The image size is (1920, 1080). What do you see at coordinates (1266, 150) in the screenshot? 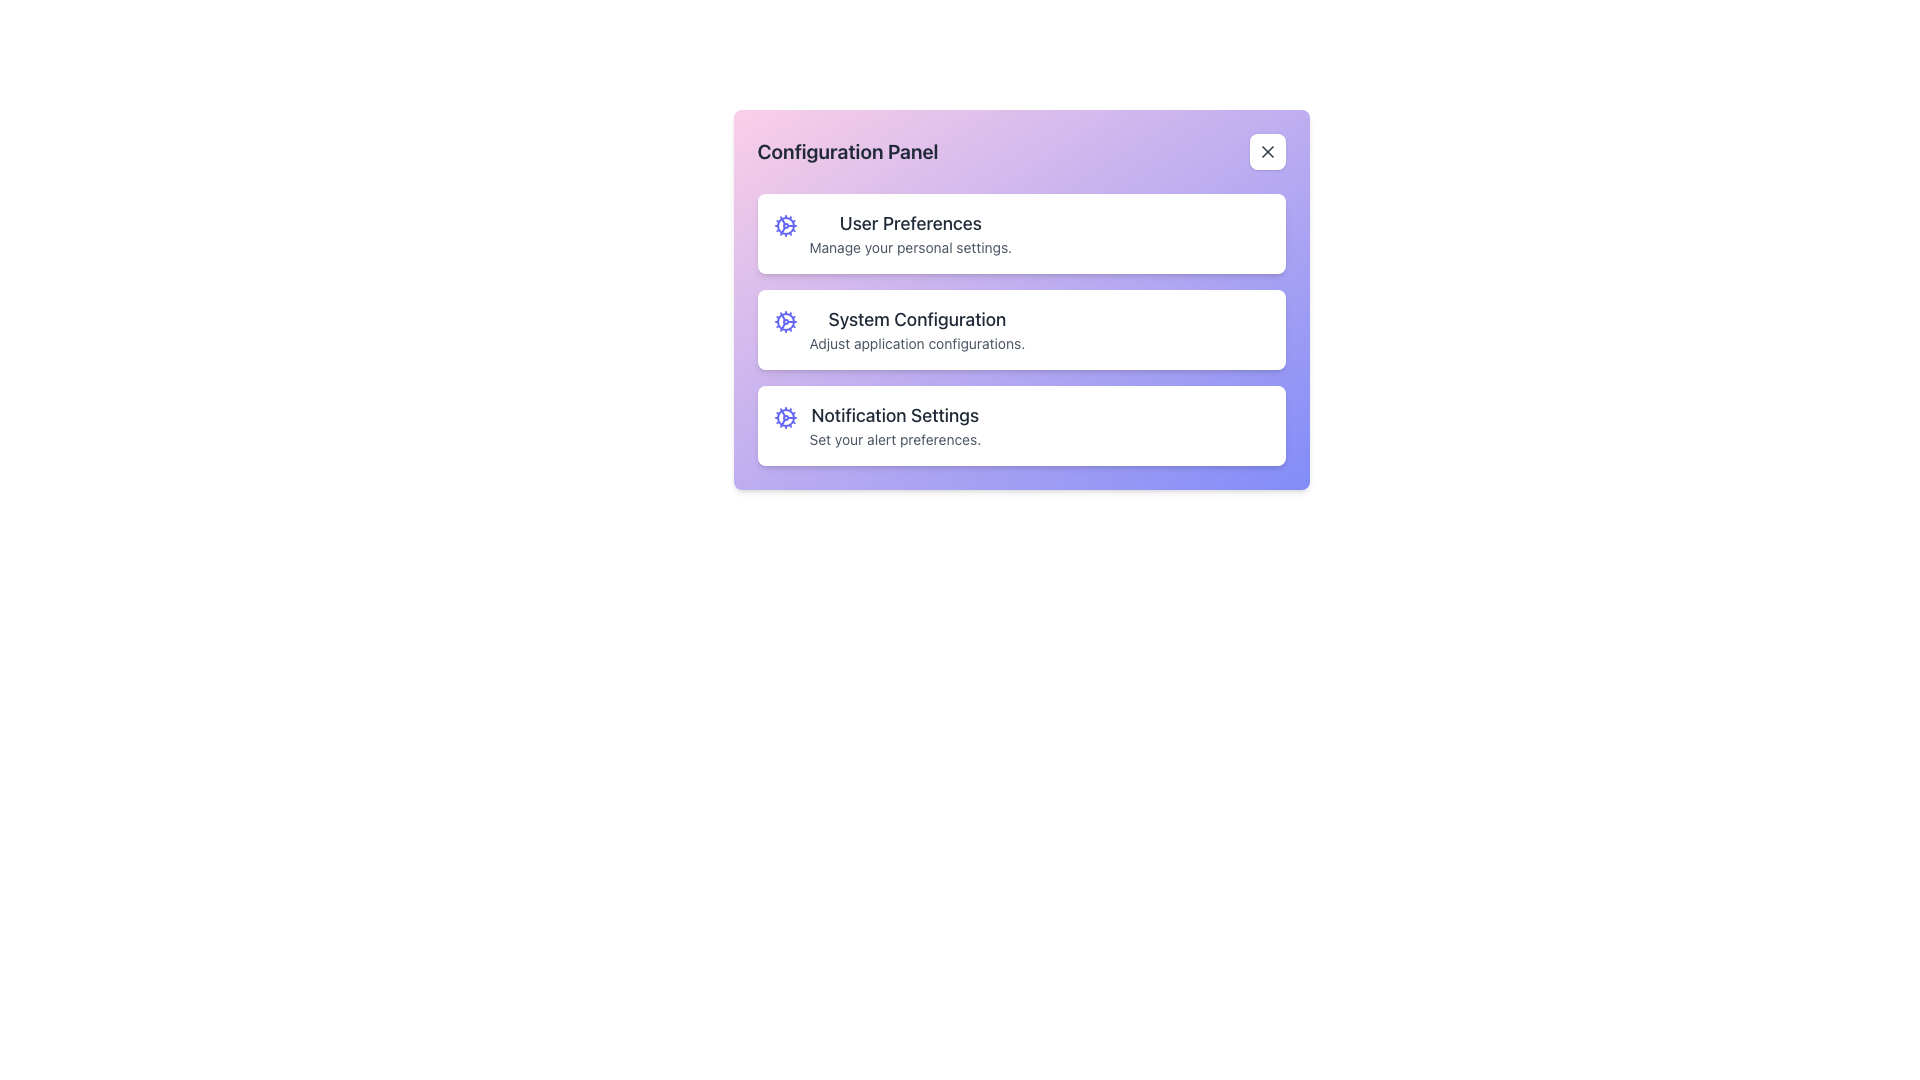
I see `the close button located at the top-right corner of the 'Configuration Panel'` at bounding box center [1266, 150].